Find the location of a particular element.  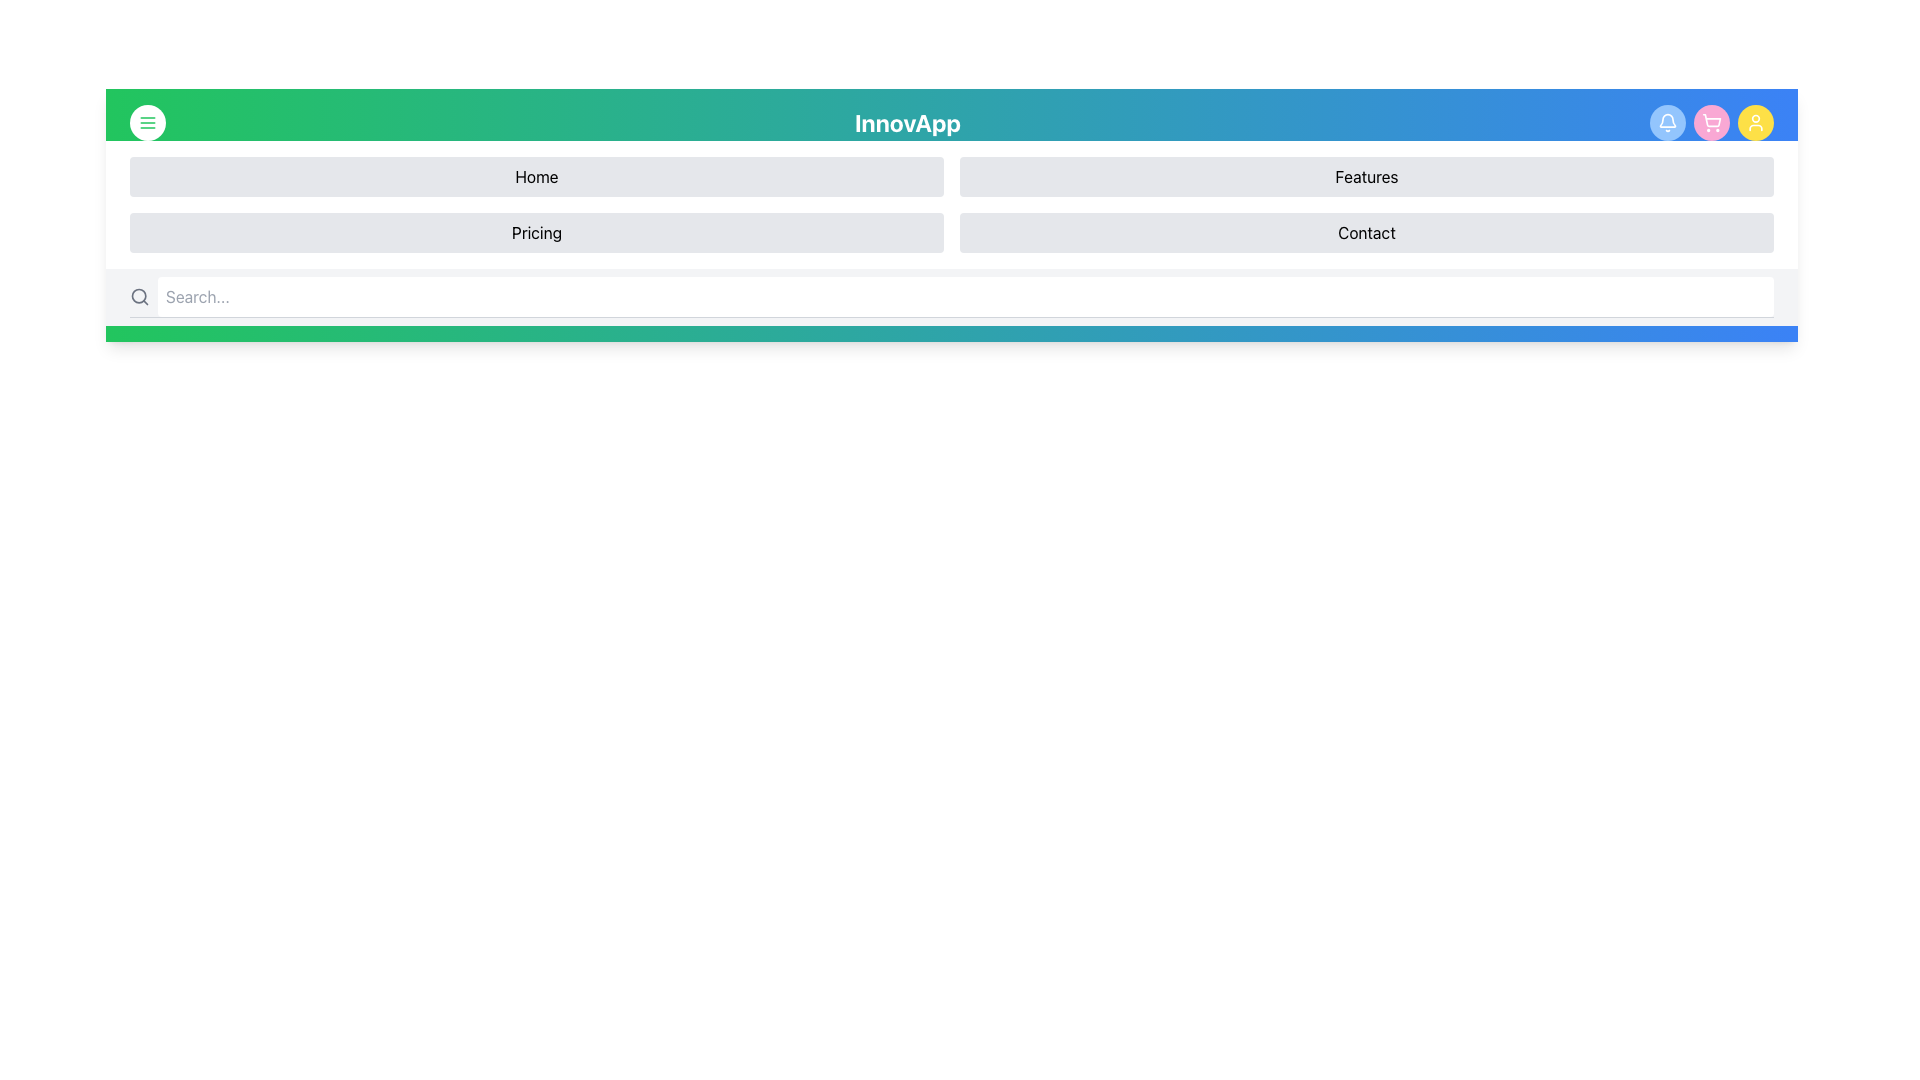

on the shopping cart icon, which is a wireframe depiction located near the top-right corner of the interface is located at coordinates (1711, 120).